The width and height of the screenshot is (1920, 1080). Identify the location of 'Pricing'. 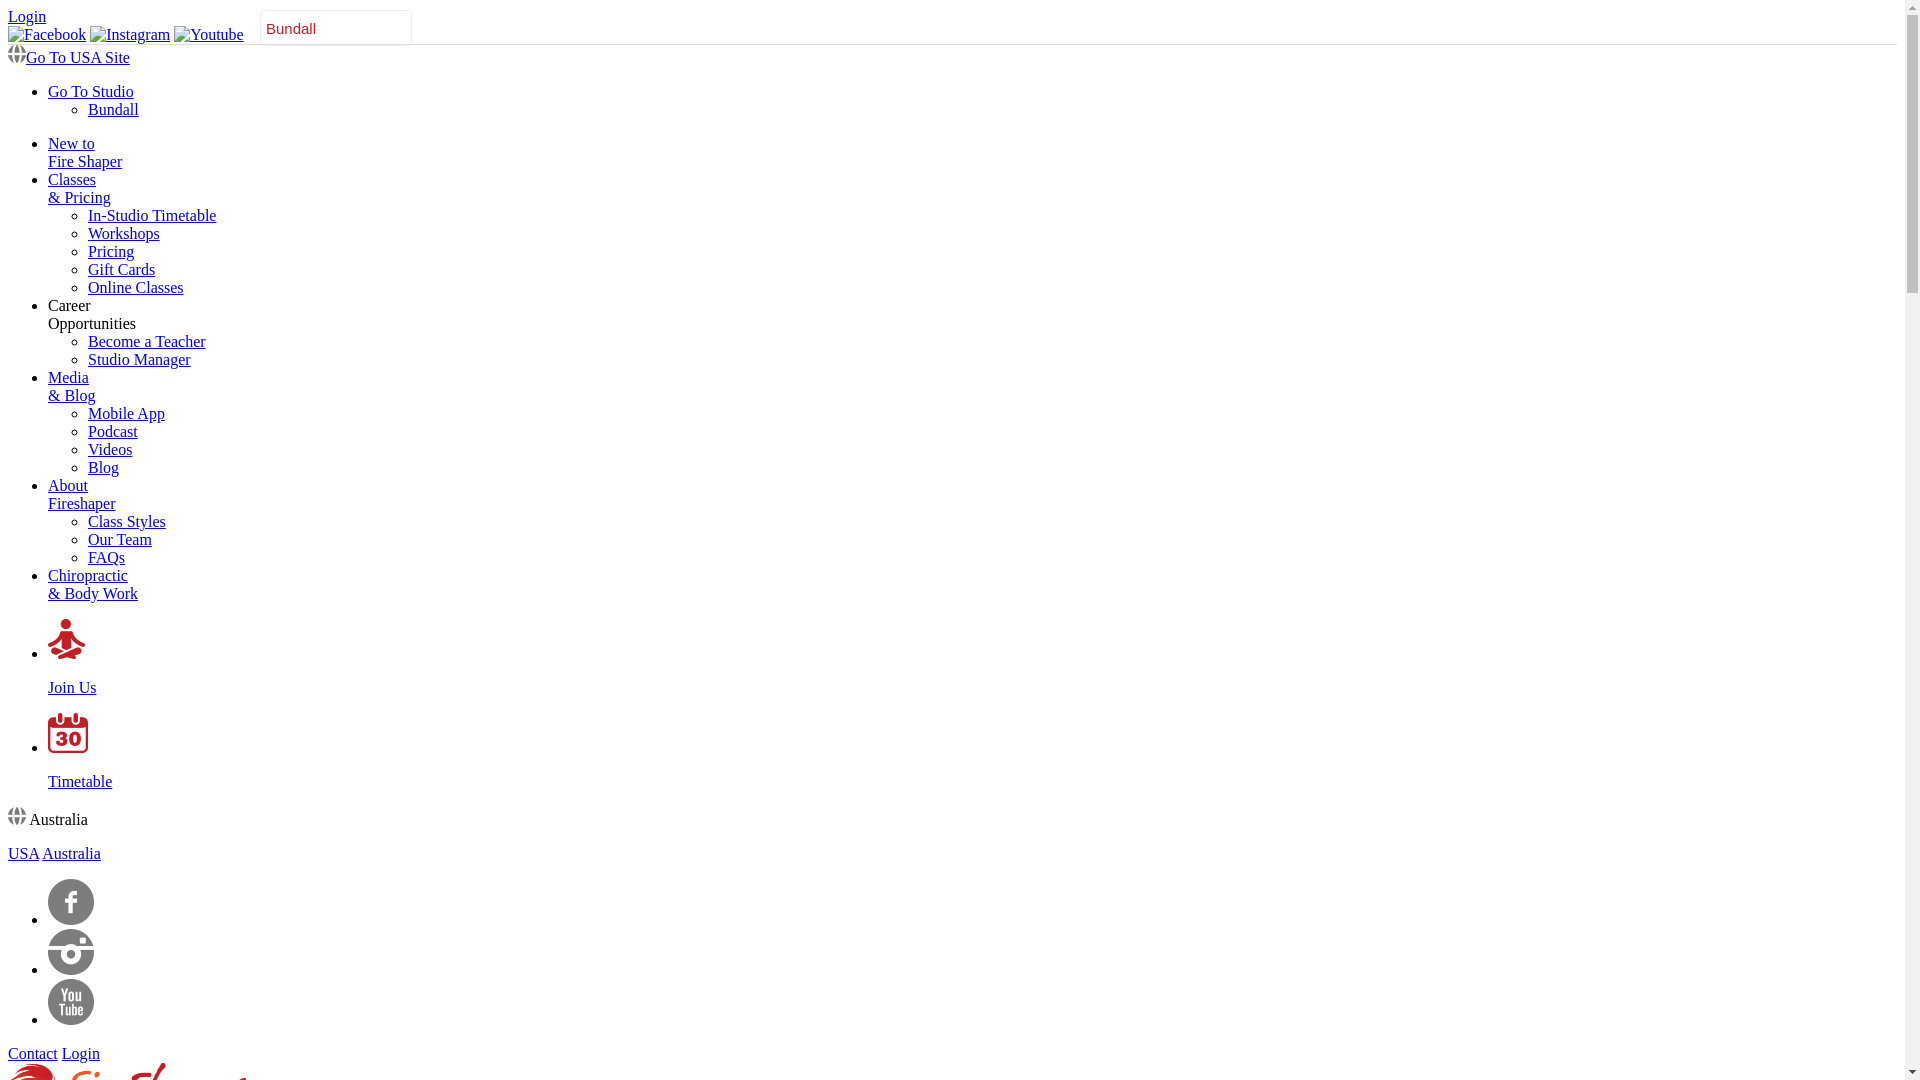
(109, 250).